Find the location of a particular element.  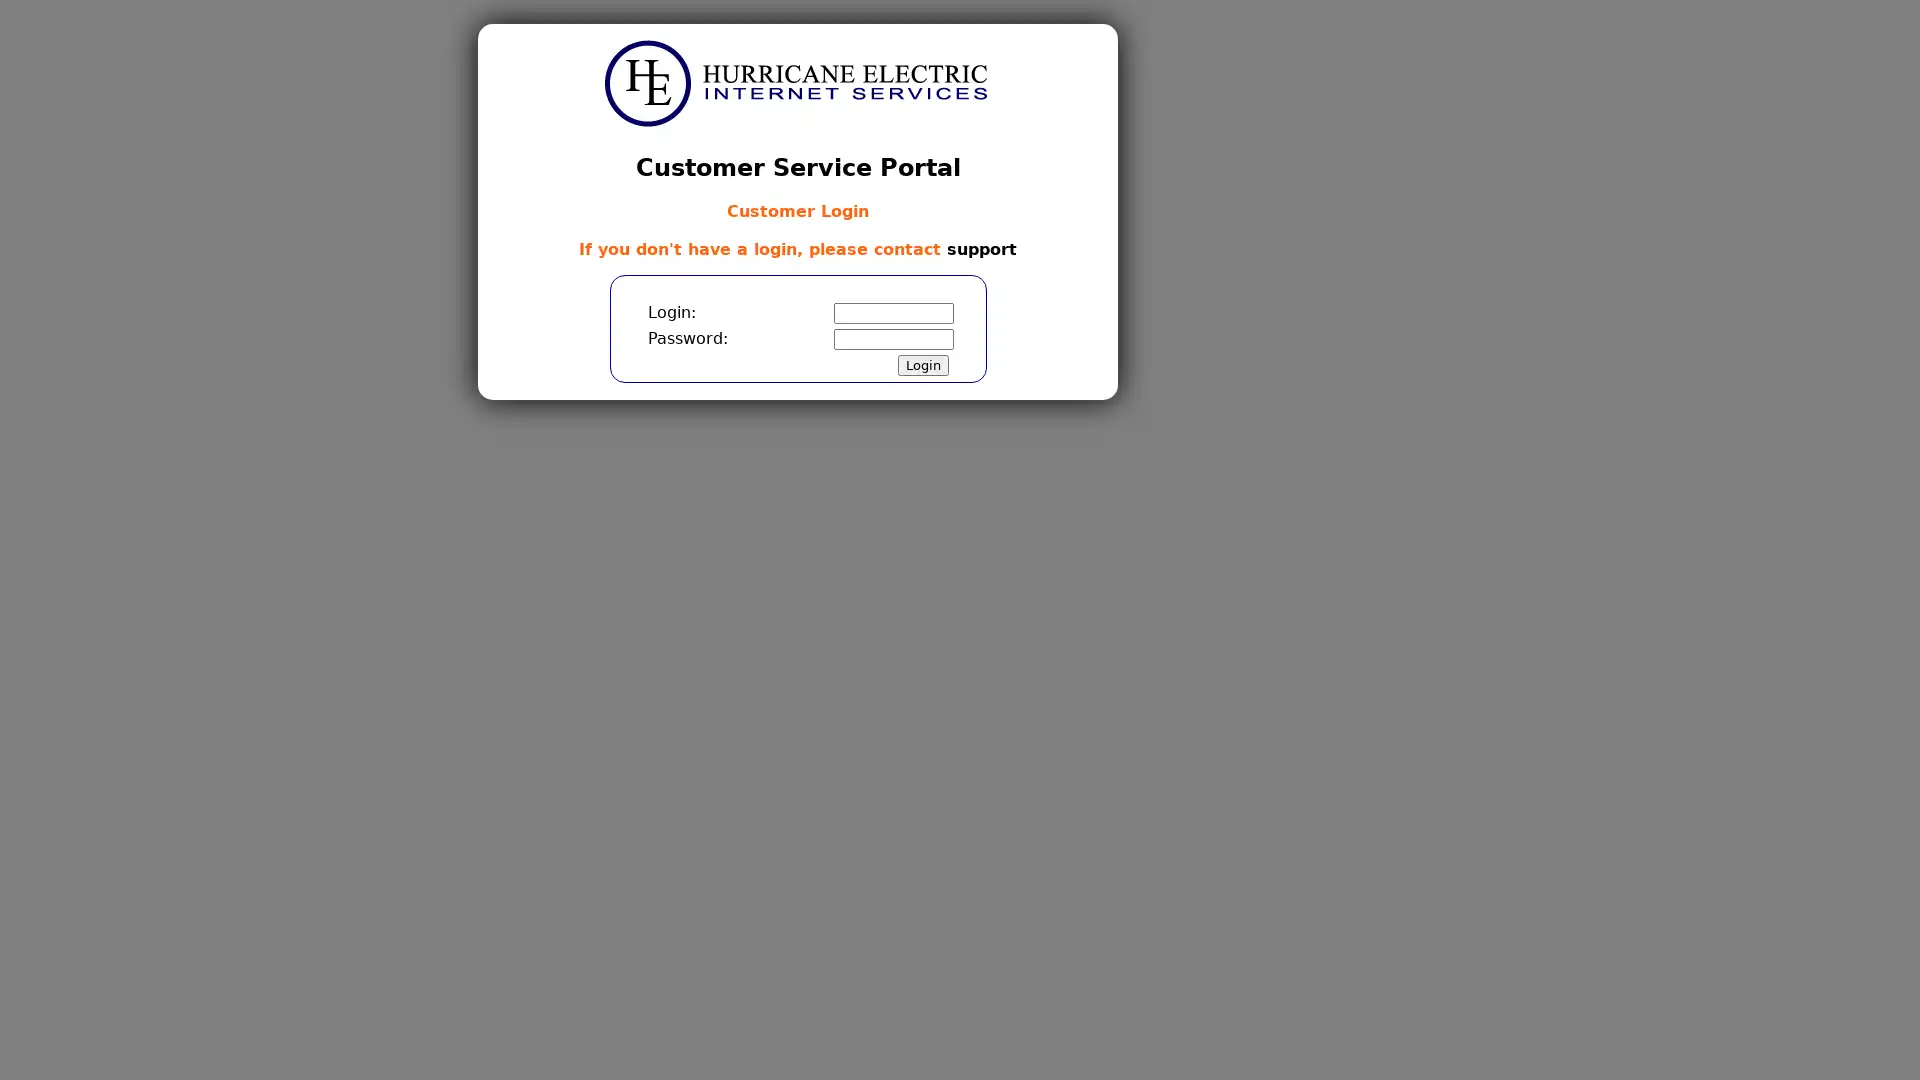

Login is located at coordinates (921, 365).